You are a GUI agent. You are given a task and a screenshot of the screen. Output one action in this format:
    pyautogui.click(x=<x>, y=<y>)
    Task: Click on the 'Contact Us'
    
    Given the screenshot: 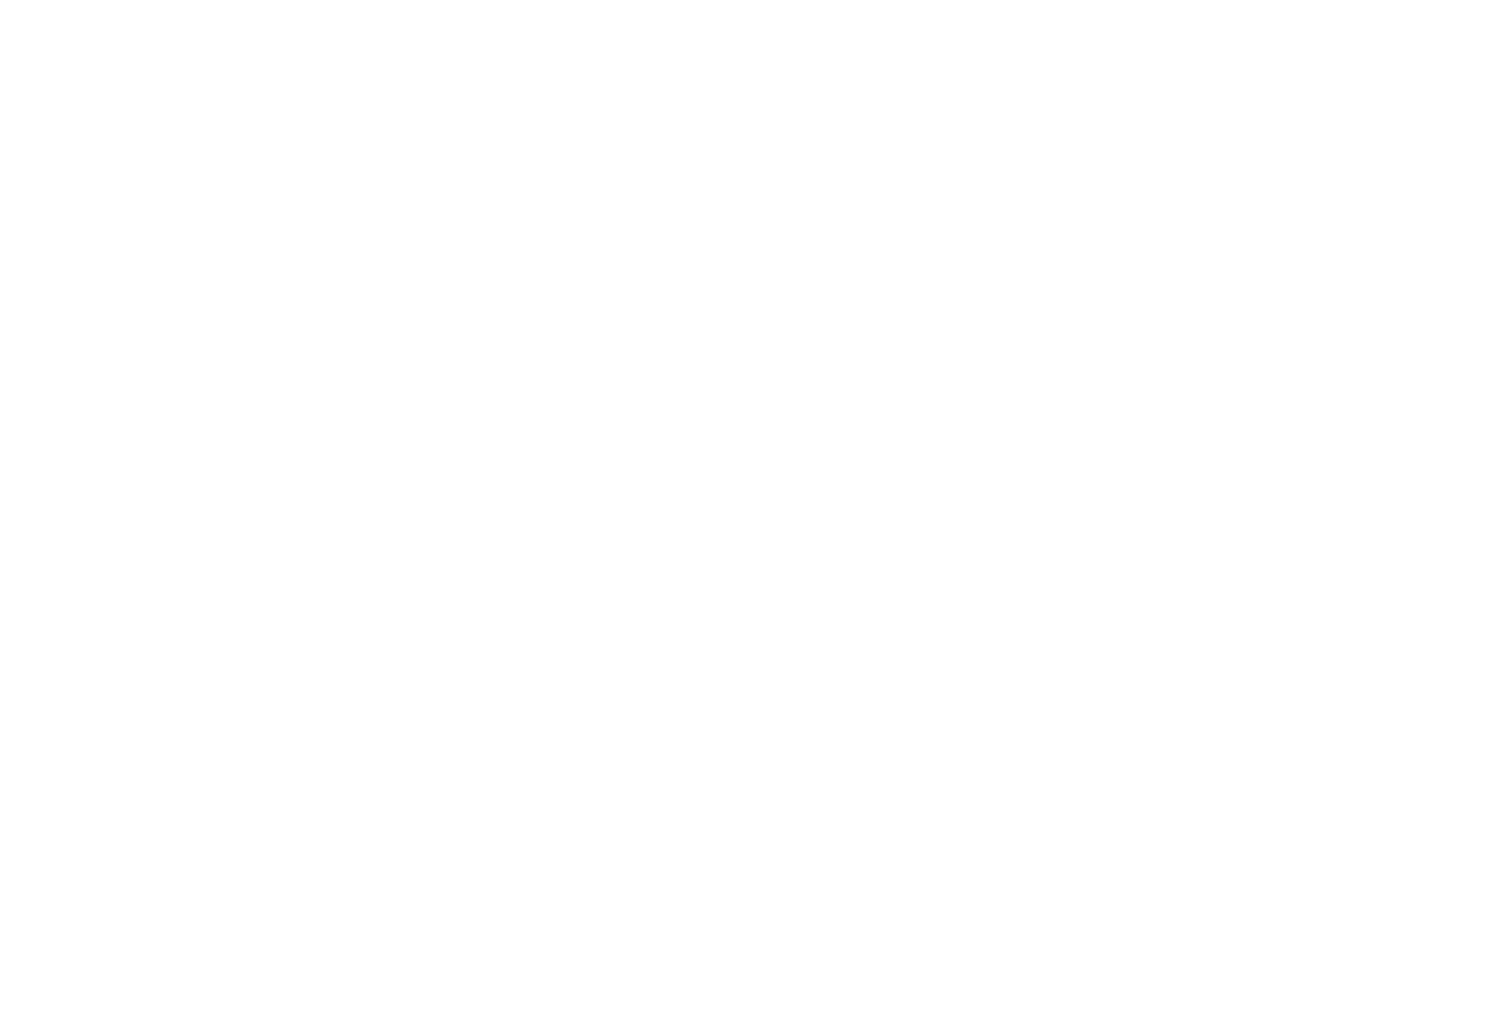 What is the action you would take?
    pyautogui.click(x=524, y=823)
    